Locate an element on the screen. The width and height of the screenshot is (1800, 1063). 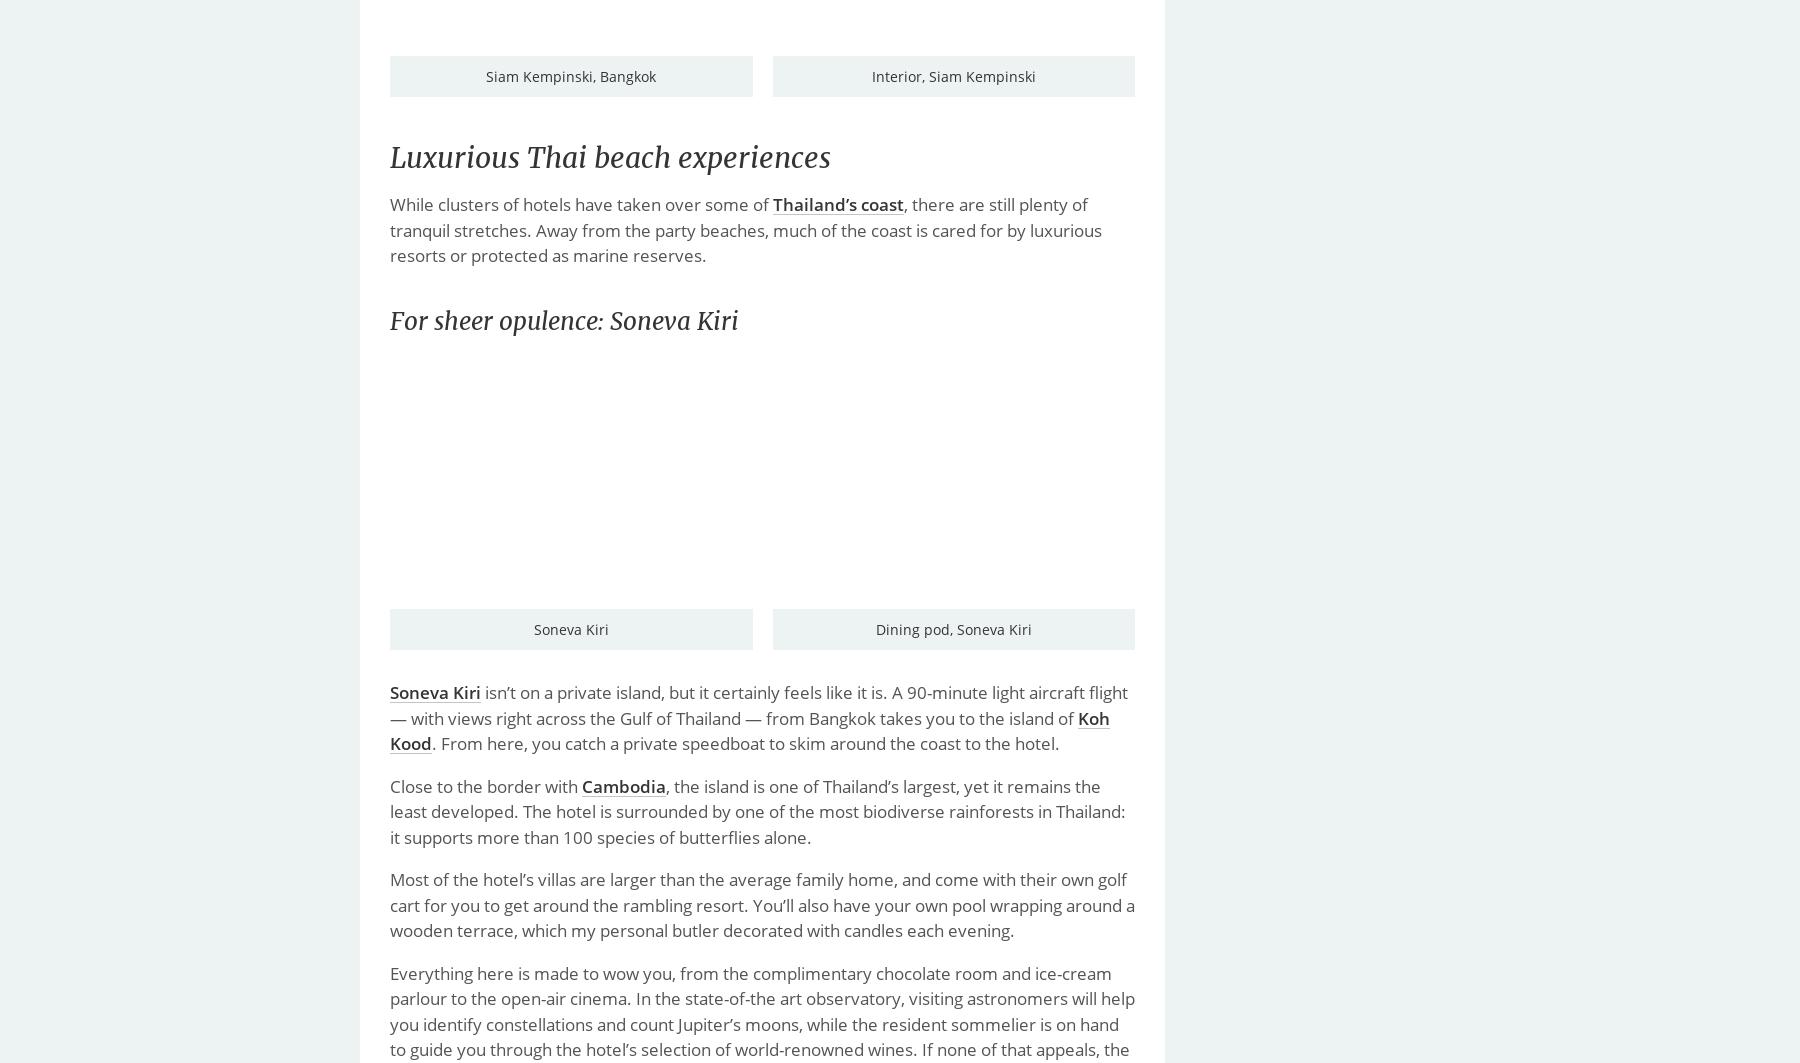
', there are still plenty of tranquil stretches. Away from the party beaches, much of the coast is cared for by luxurious resorts or protected as marine reserves.' is located at coordinates (744, 230).